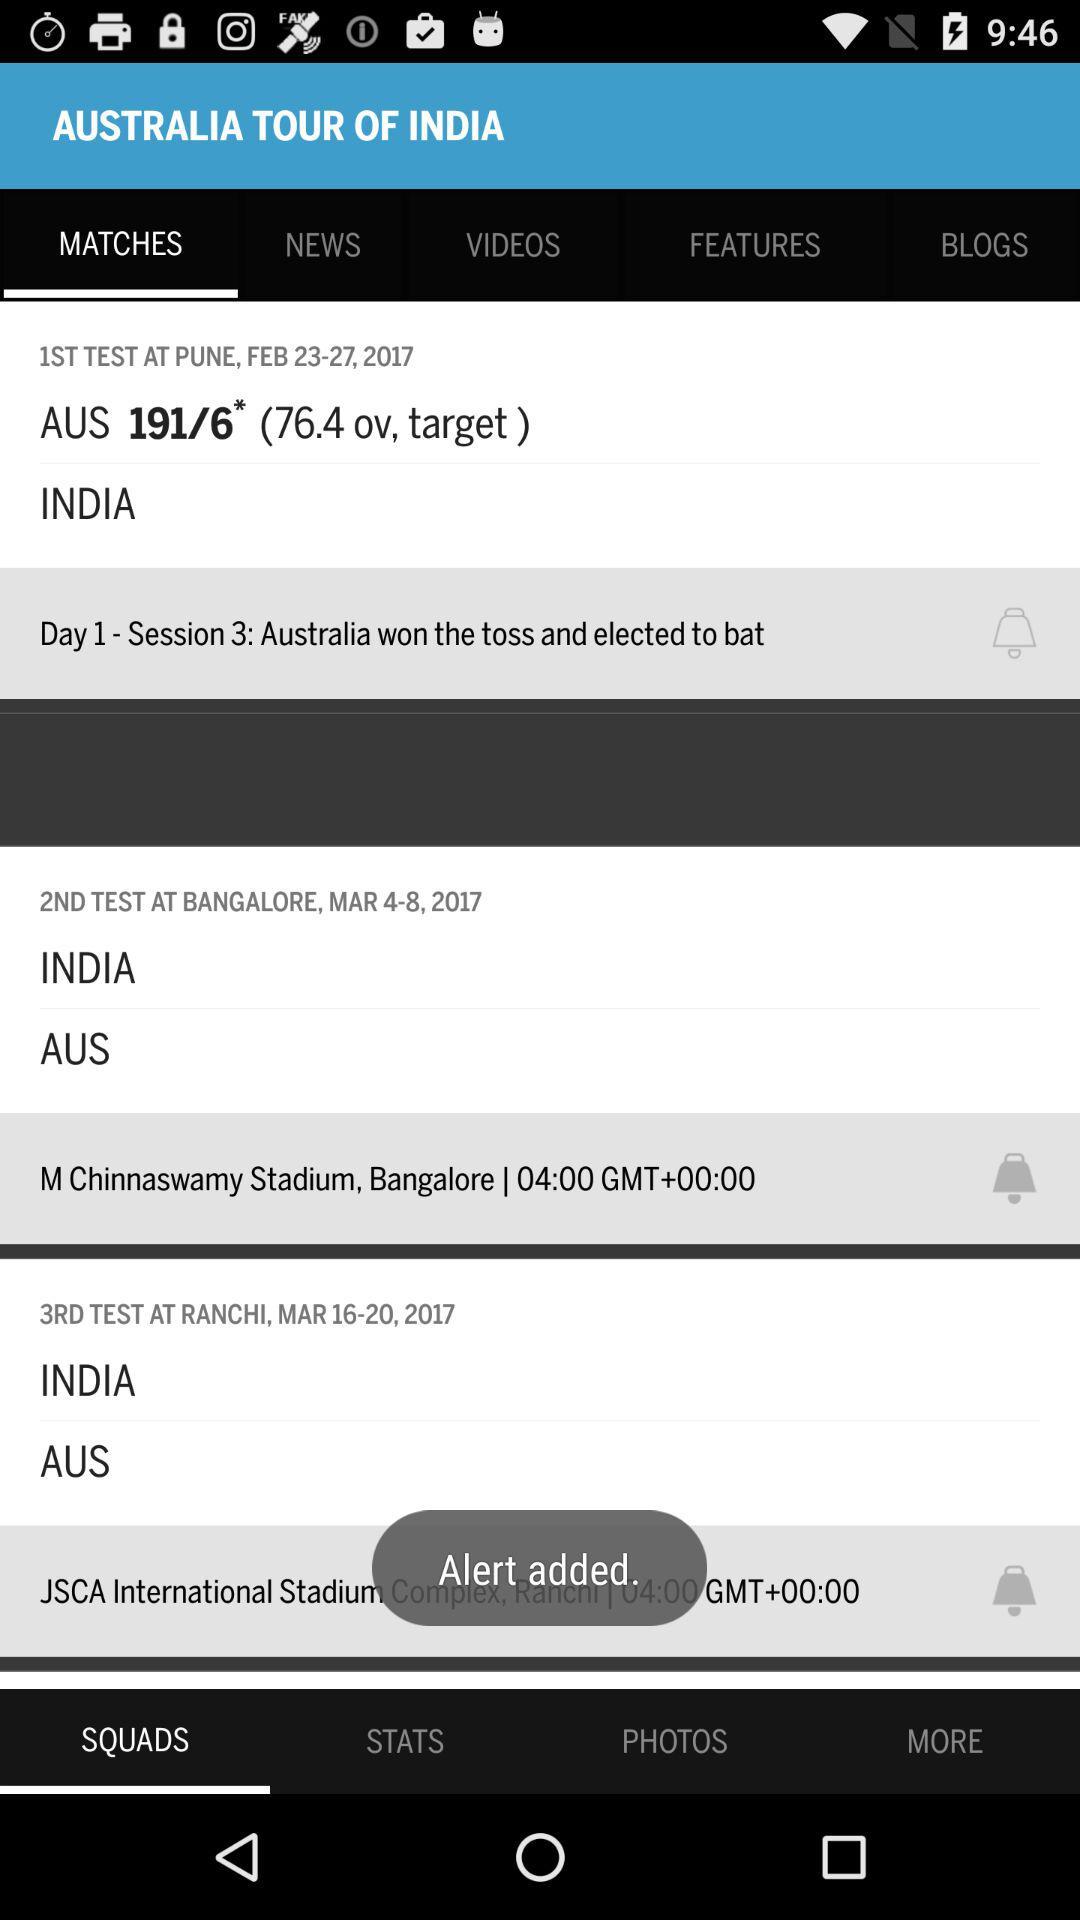 The height and width of the screenshot is (1920, 1080). What do you see at coordinates (1027, 1178) in the screenshot?
I see `sets alarm` at bounding box center [1027, 1178].